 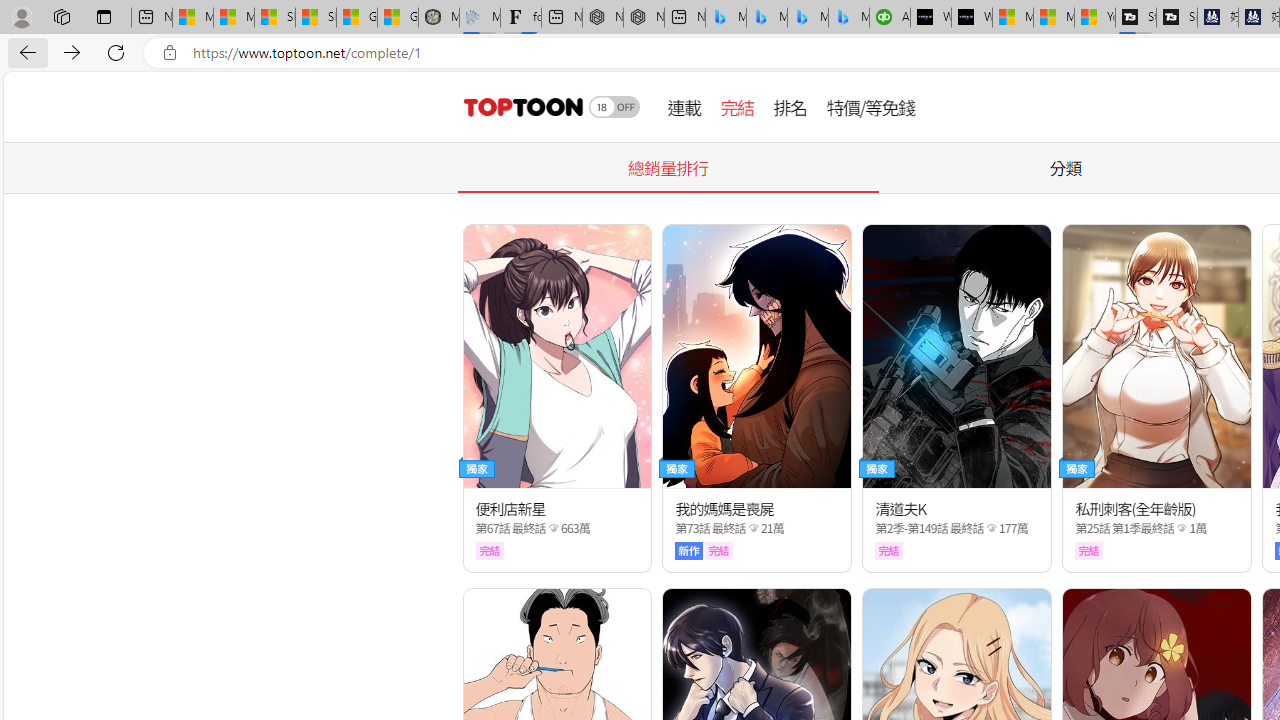 What do you see at coordinates (643, 17) in the screenshot?
I see `'Nordace - #1 Japanese Best-Seller - Siena Smart Backpack'` at bounding box center [643, 17].